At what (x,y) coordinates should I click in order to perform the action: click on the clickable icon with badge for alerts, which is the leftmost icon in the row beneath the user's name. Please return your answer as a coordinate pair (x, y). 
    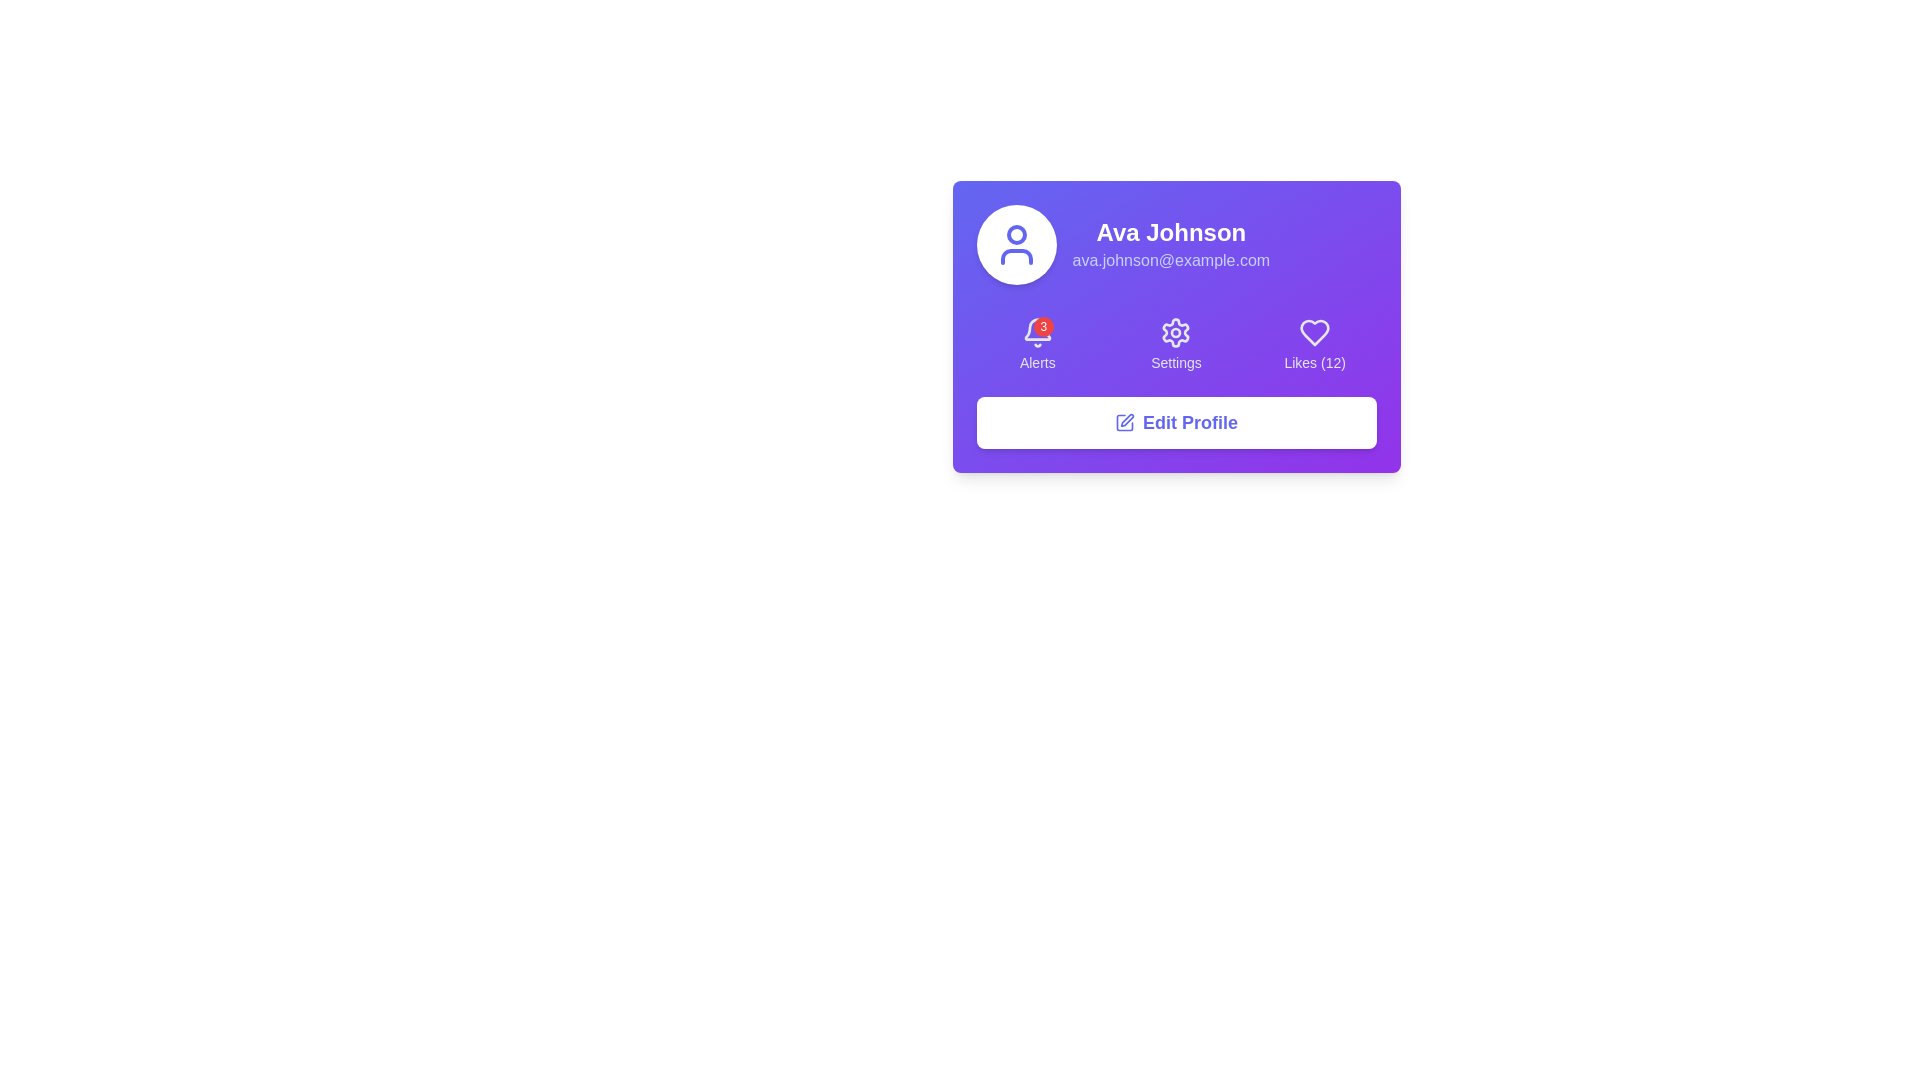
    Looking at the image, I should click on (1037, 331).